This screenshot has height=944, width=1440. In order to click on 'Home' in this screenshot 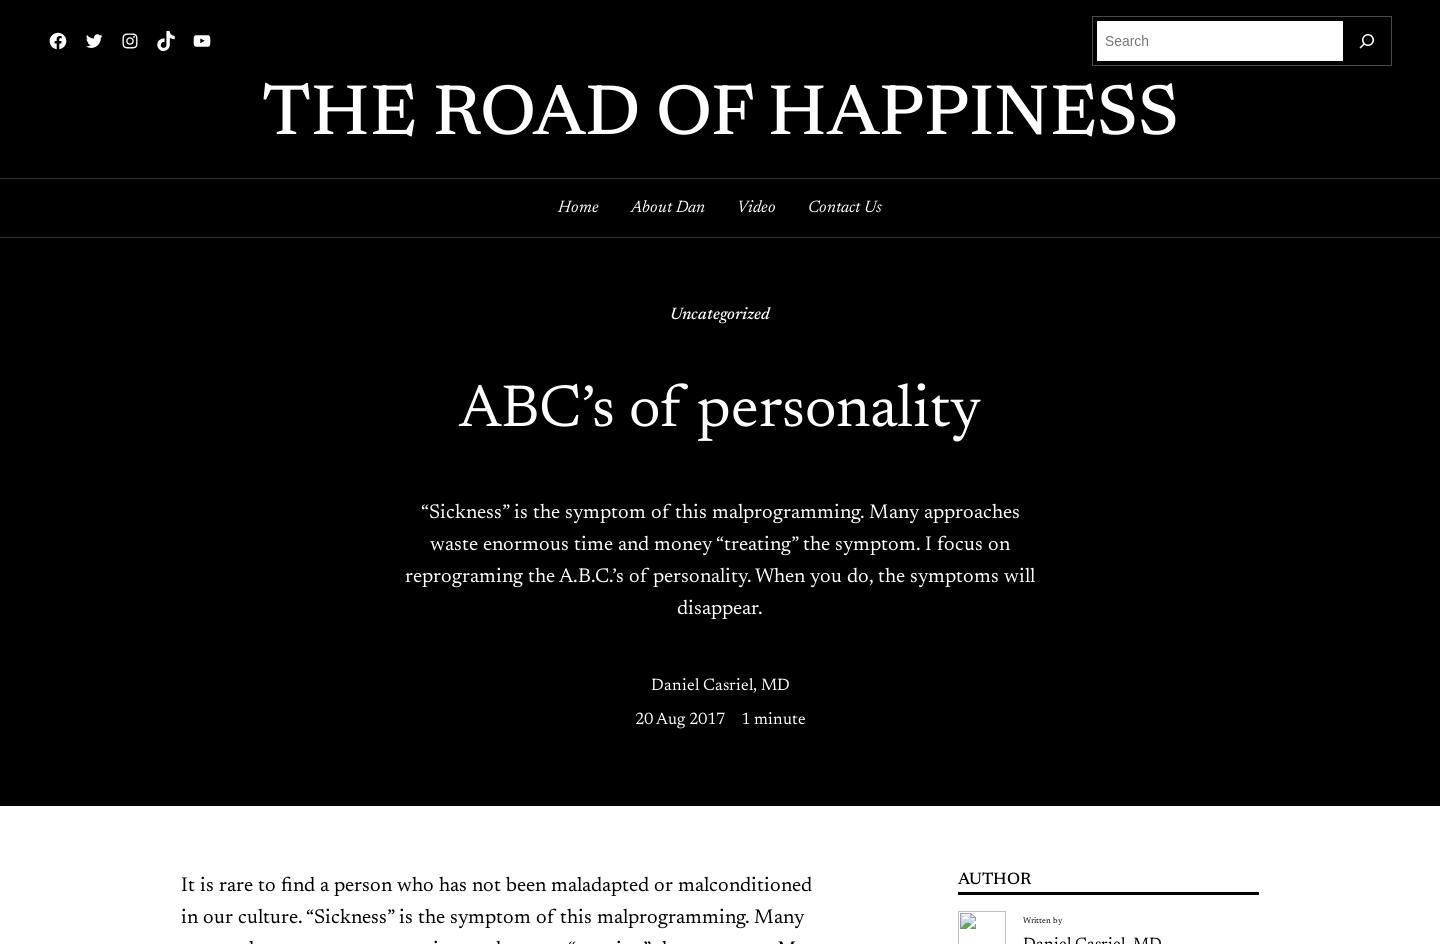, I will do `click(558, 206)`.